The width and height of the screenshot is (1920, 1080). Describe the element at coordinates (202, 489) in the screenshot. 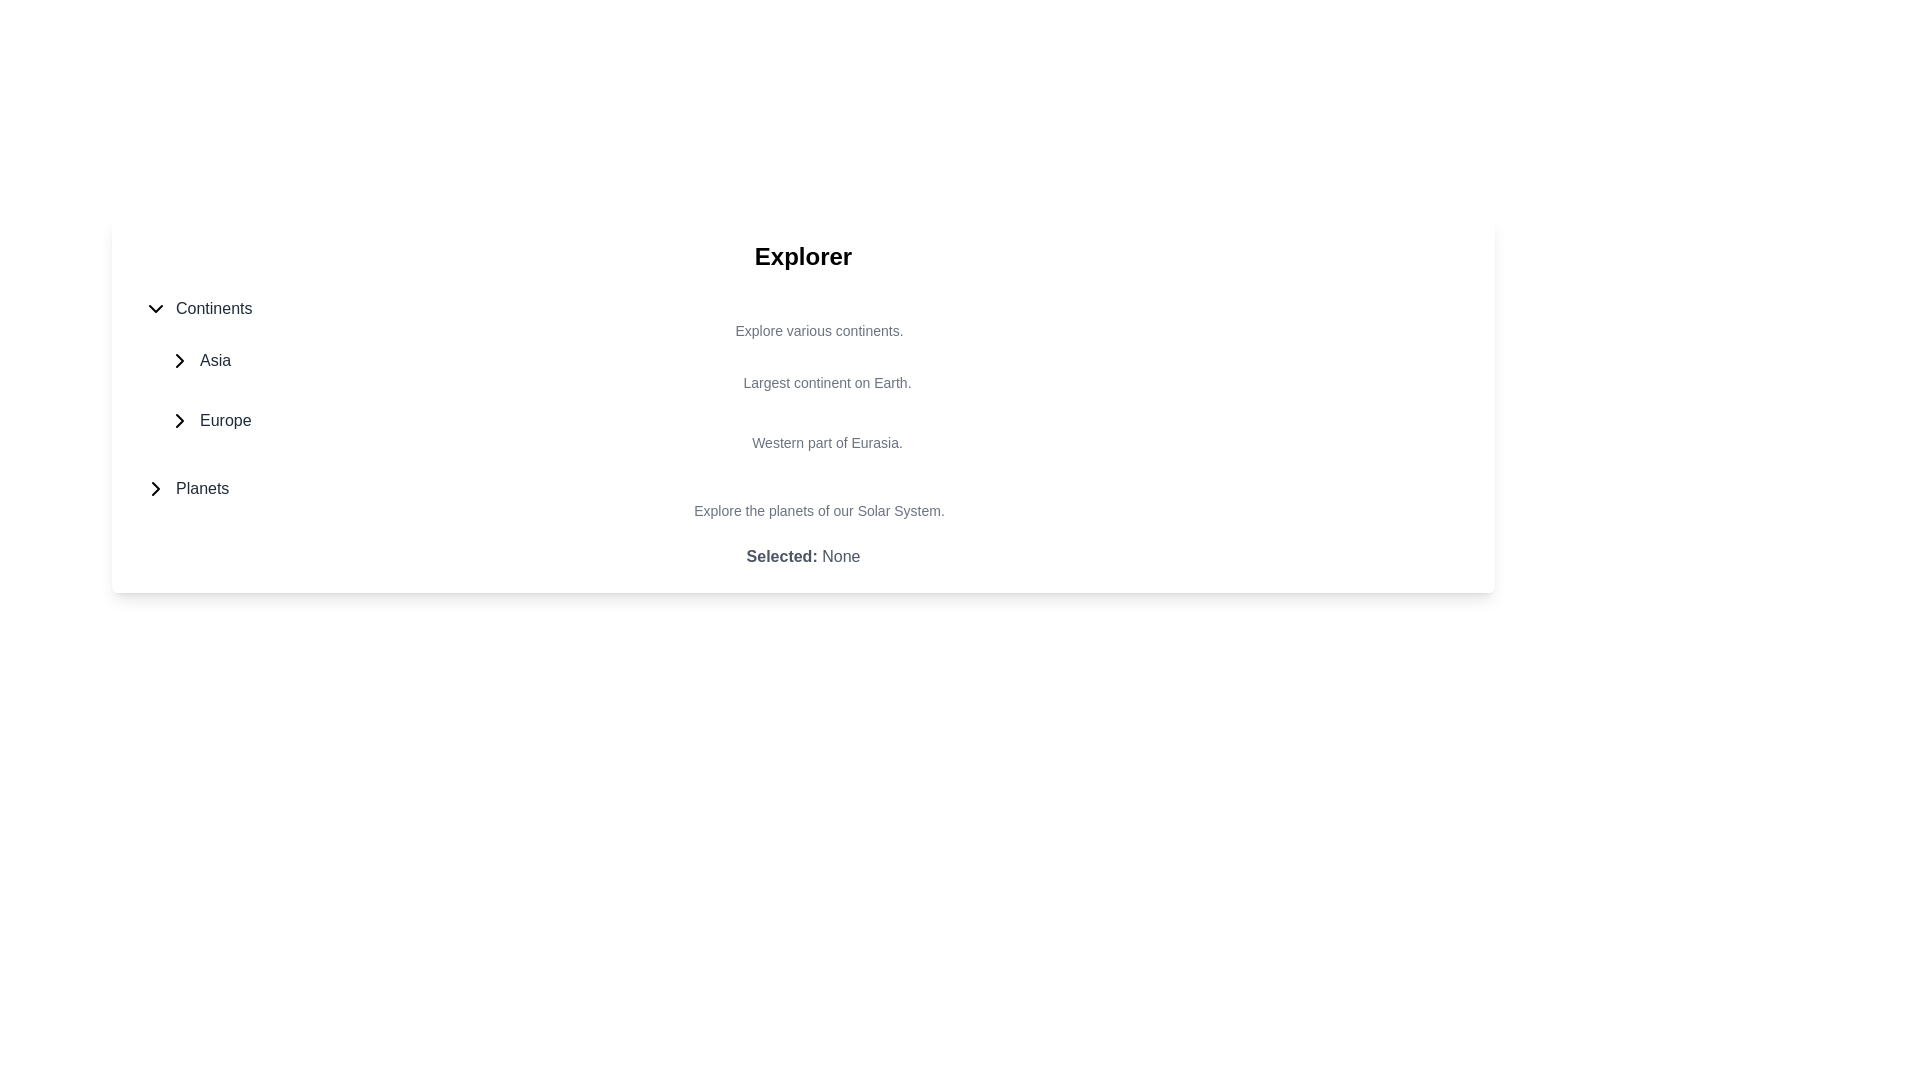

I see `the 'Planets' text label` at that location.